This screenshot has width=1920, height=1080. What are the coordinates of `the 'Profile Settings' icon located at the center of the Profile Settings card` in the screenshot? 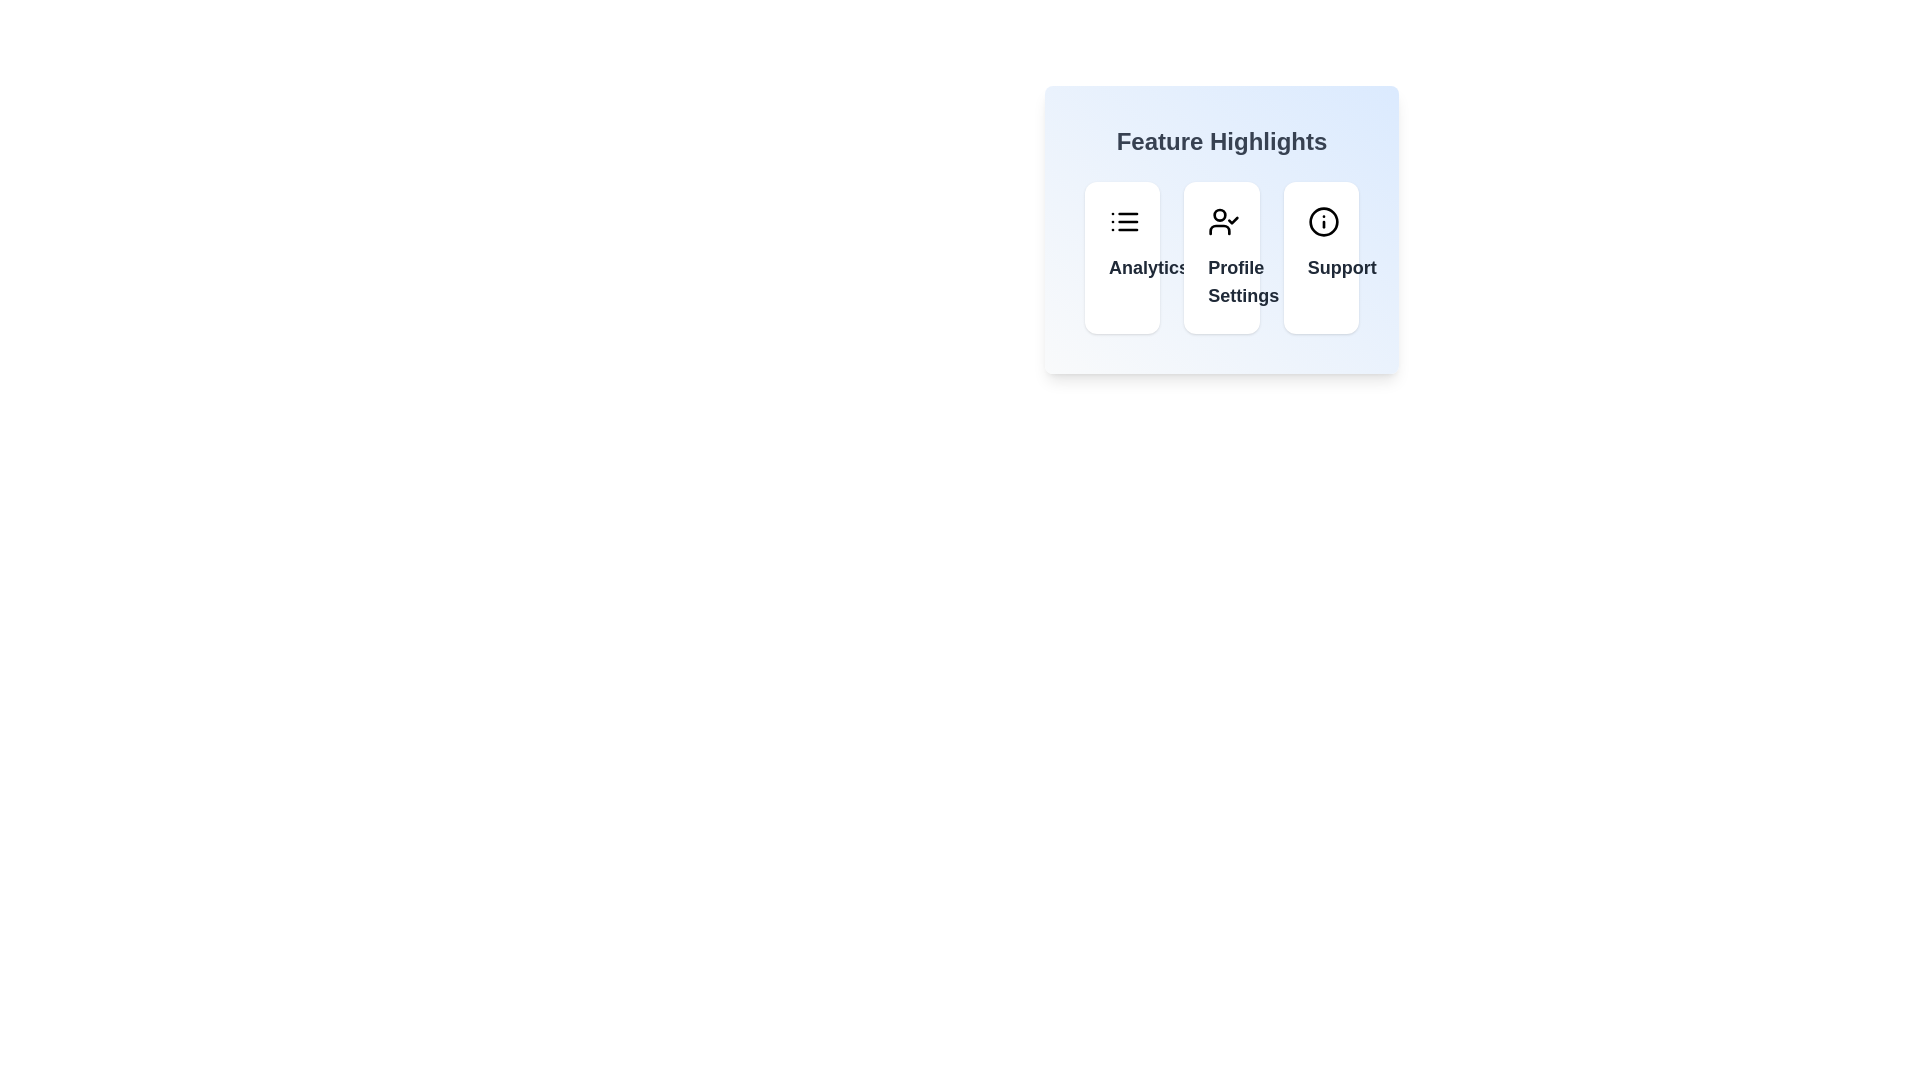 It's located at (1223, 222).